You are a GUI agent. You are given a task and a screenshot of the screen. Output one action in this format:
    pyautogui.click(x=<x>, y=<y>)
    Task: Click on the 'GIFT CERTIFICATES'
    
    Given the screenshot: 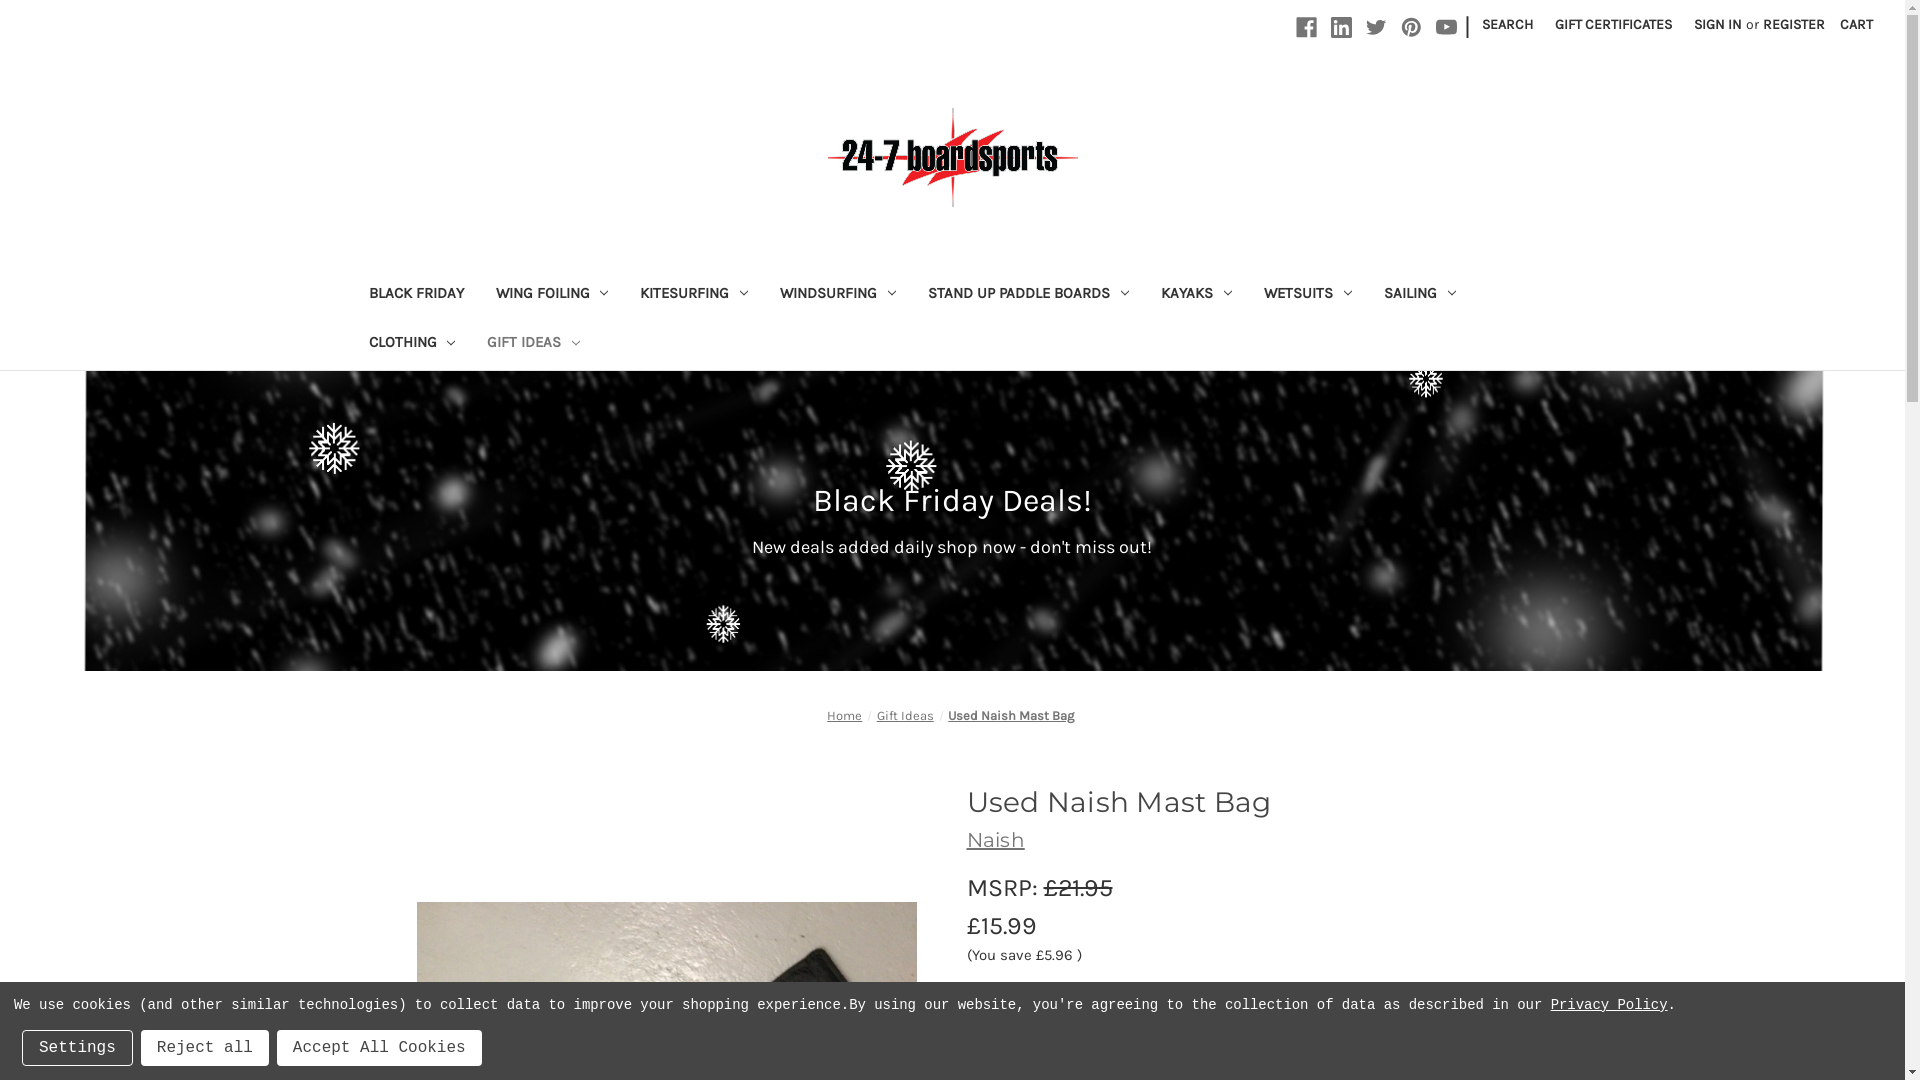 What is the action you would take?
    pyautogui.click(x=1613, y=24)
    